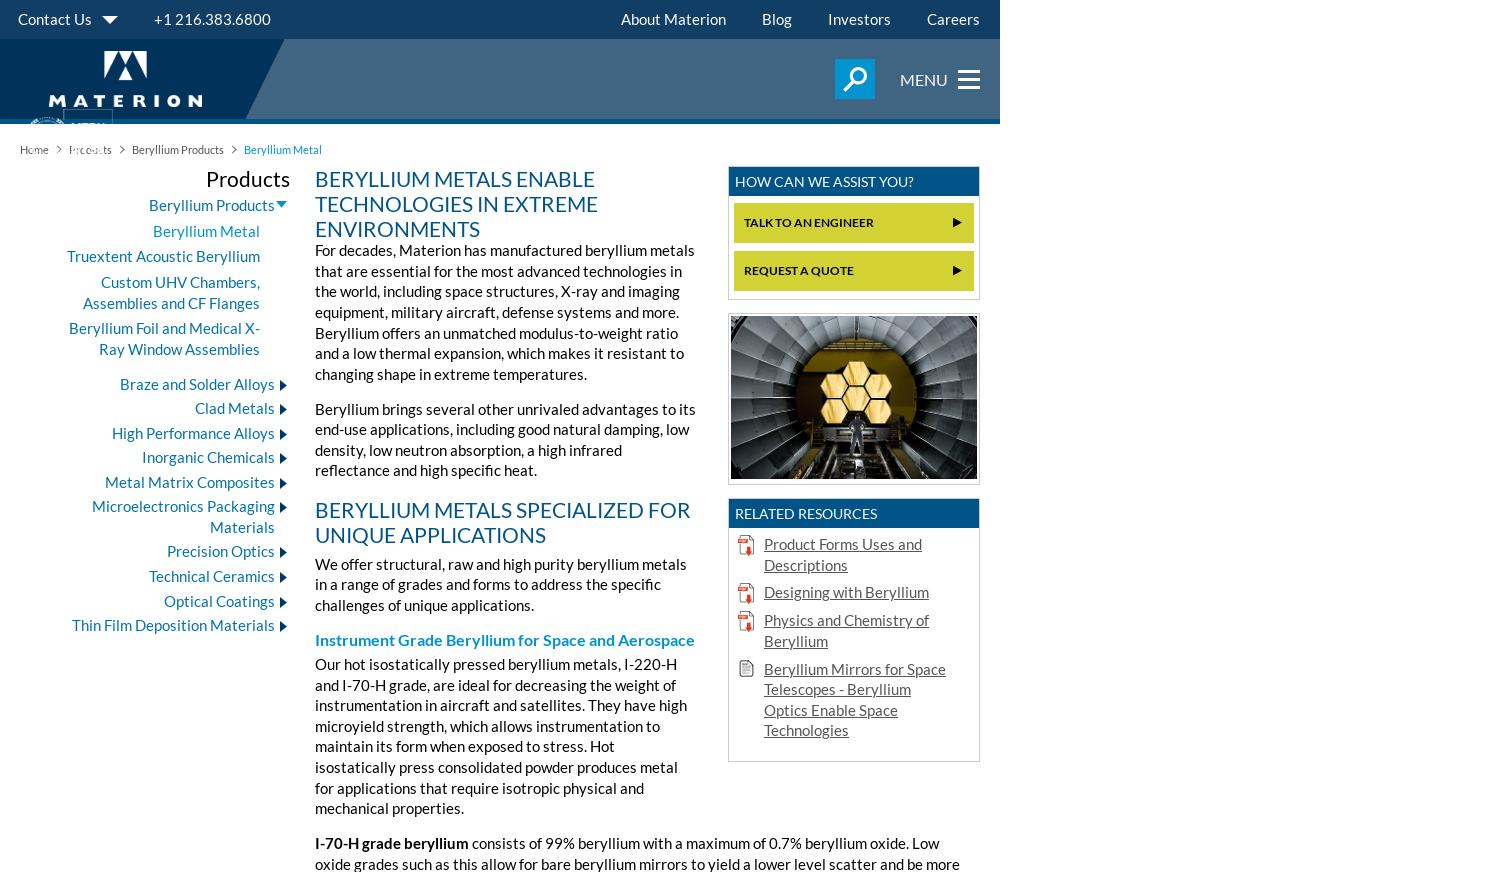 This screenshot has width=1512, height=872. Describe the element at coordinates (923, 77) in the screenshot. I see `'Menu'` at that location.